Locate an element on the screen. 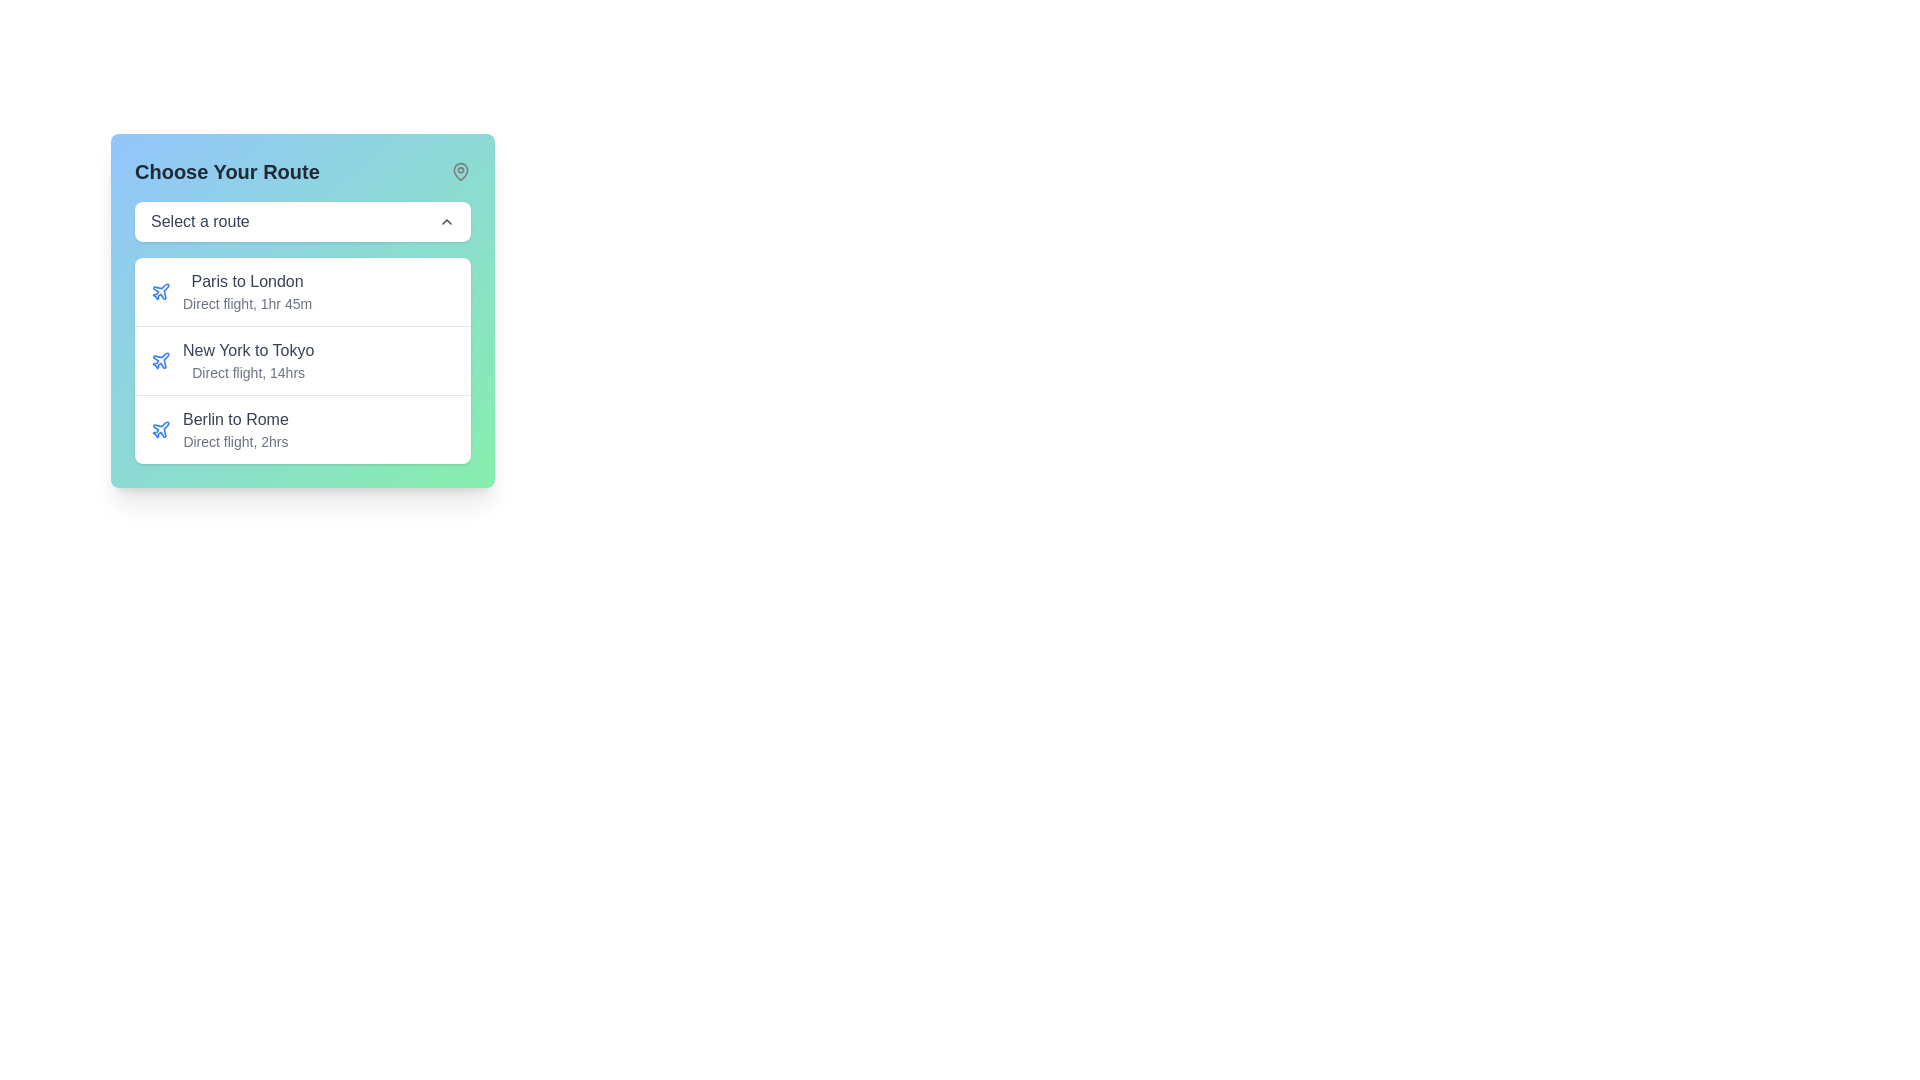 The image size is (1920, 1080). the label indicating the dropdown menu for selecting a route, which is located to the left of the dropdown selector within the 'Choose Your Route' card interface is located at coordinates (200, 222).